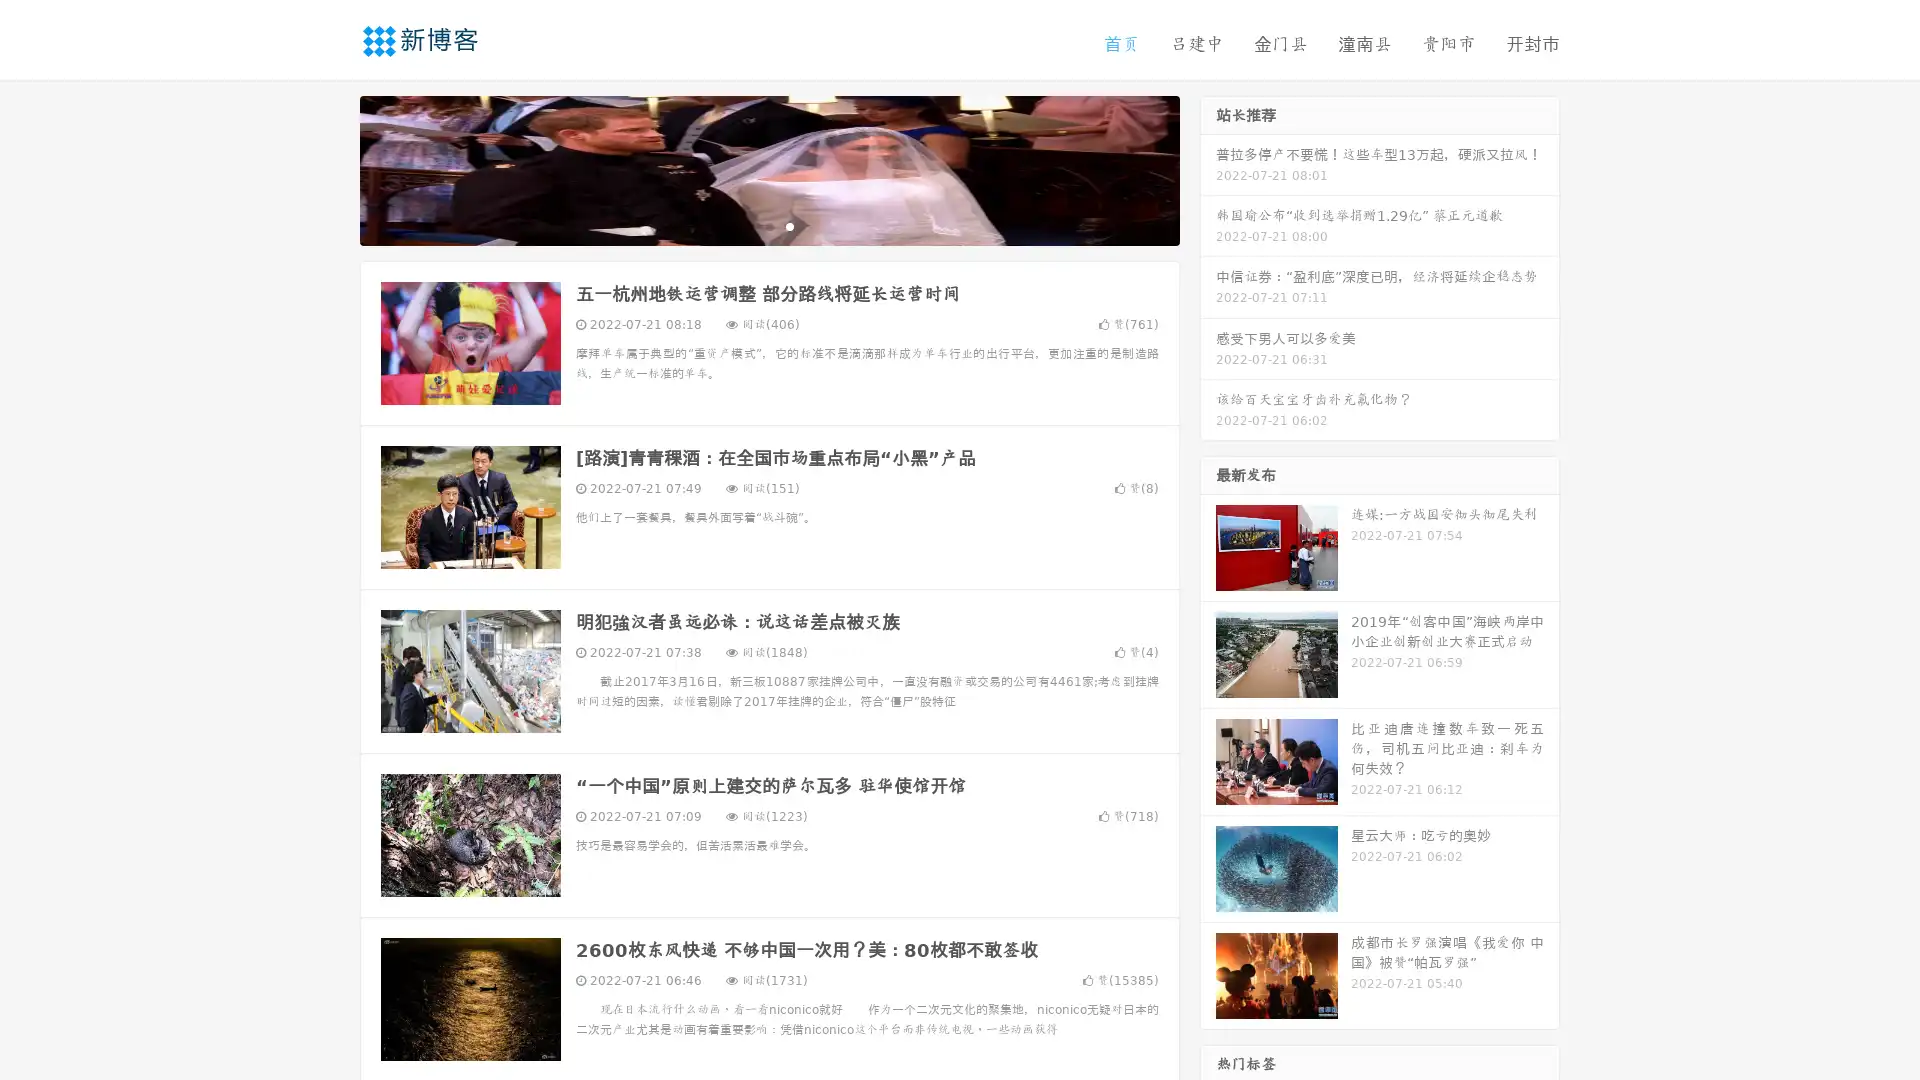  What do you see at coordinates (1208, 168) in the screenshot?
I see `Next slide` at bounding box center [1208, 168].